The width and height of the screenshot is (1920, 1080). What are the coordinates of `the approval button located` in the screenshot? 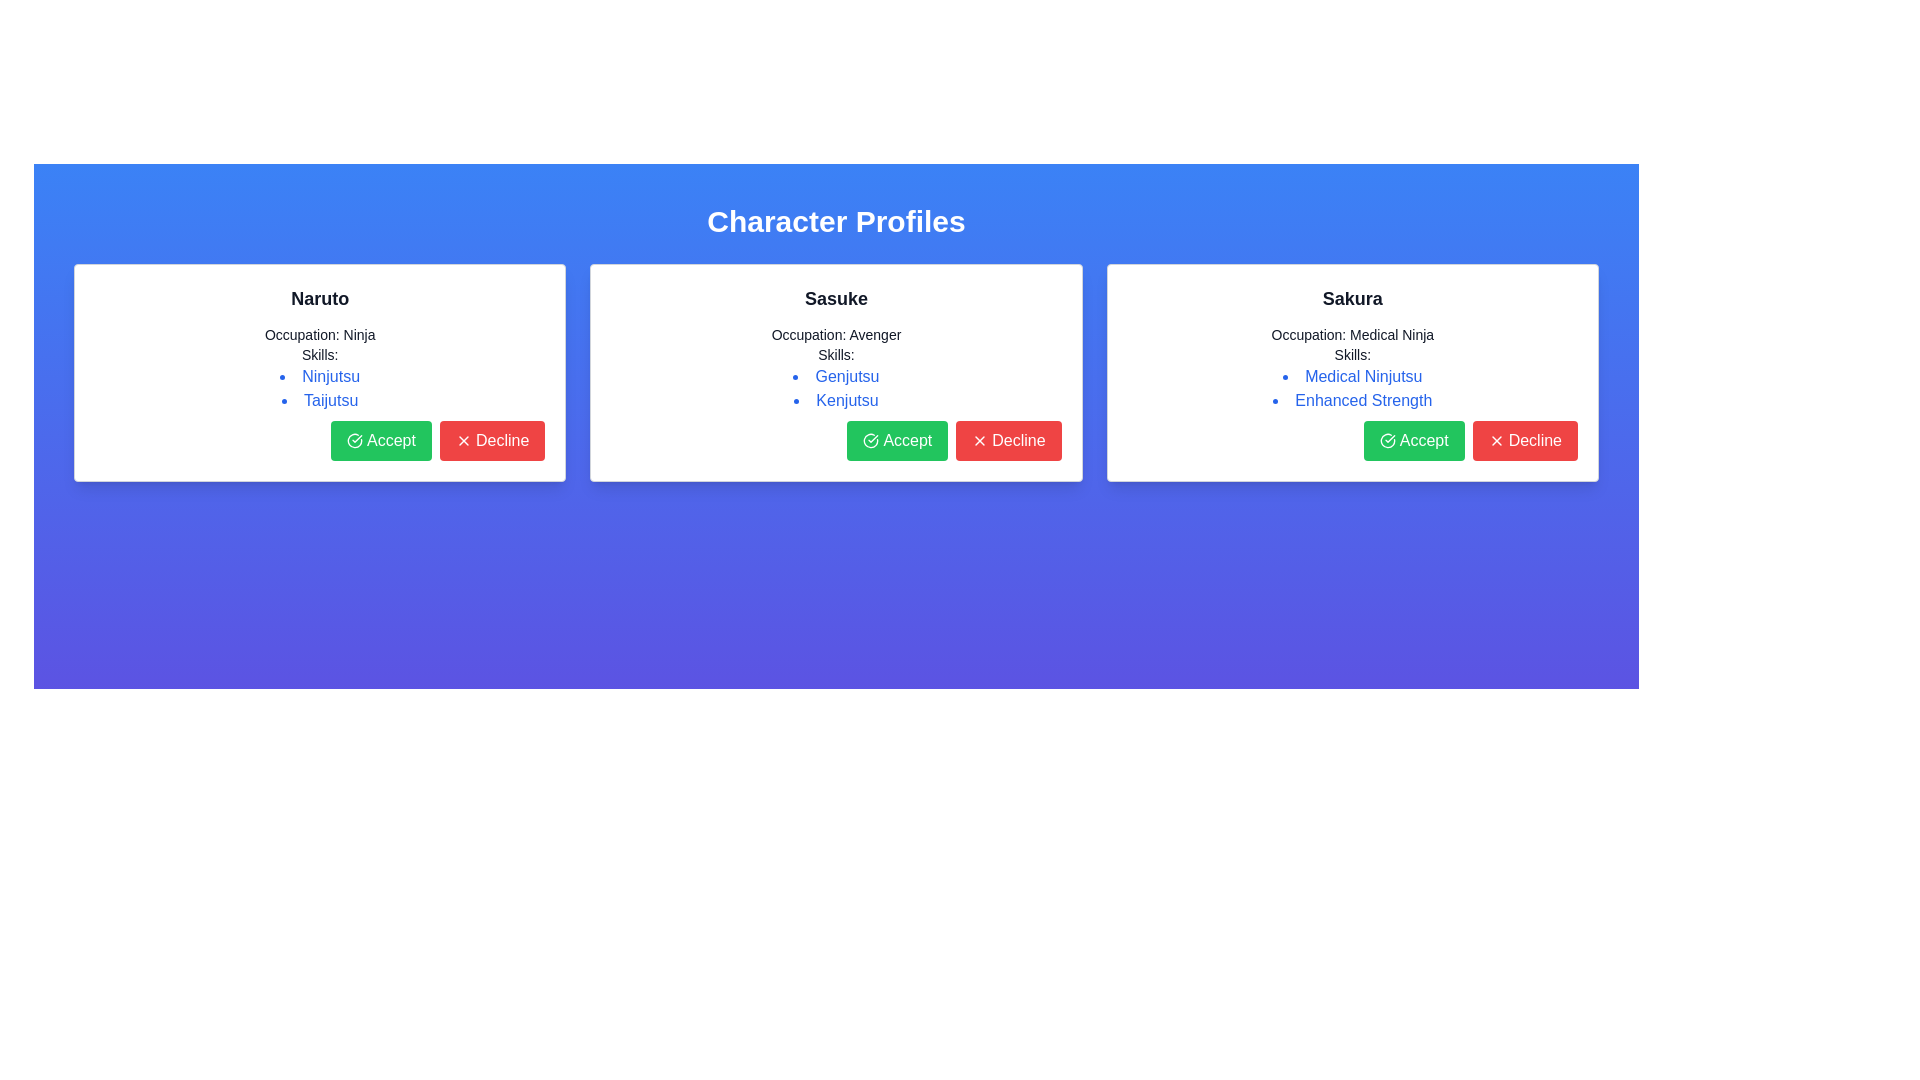 It's located at (381, 439).